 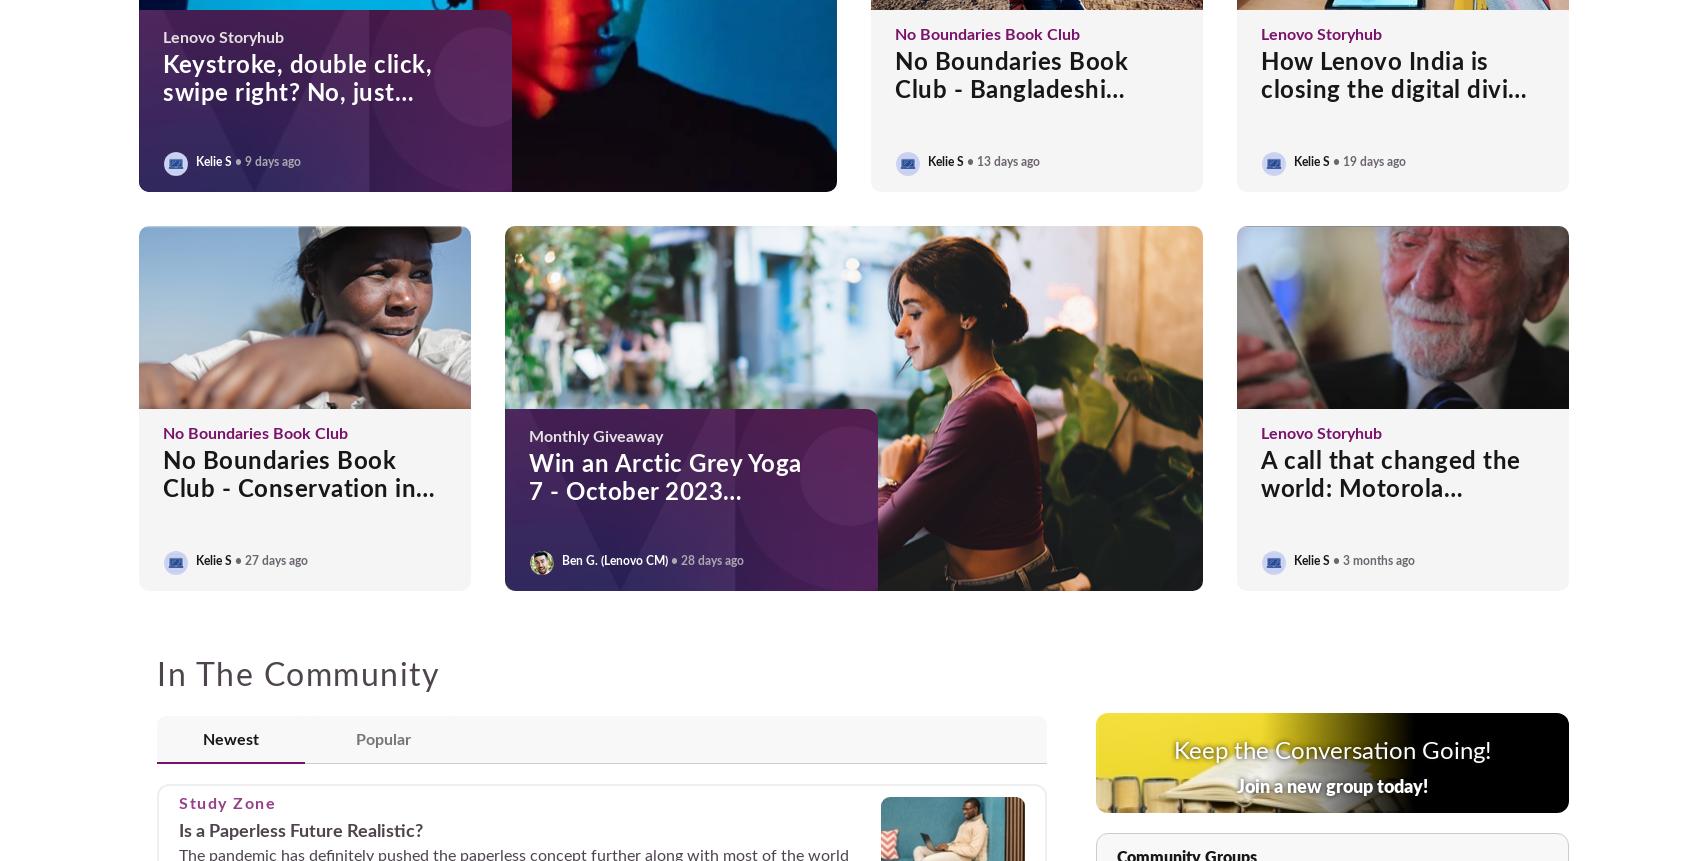 What do you see at coordinates (289, 502) in the screenshot?
I see `'No Boundaries Book Club - Conservation in Zimbabwe with Dr. Moreangels Mbizah'` at bounding box center [289, 502].